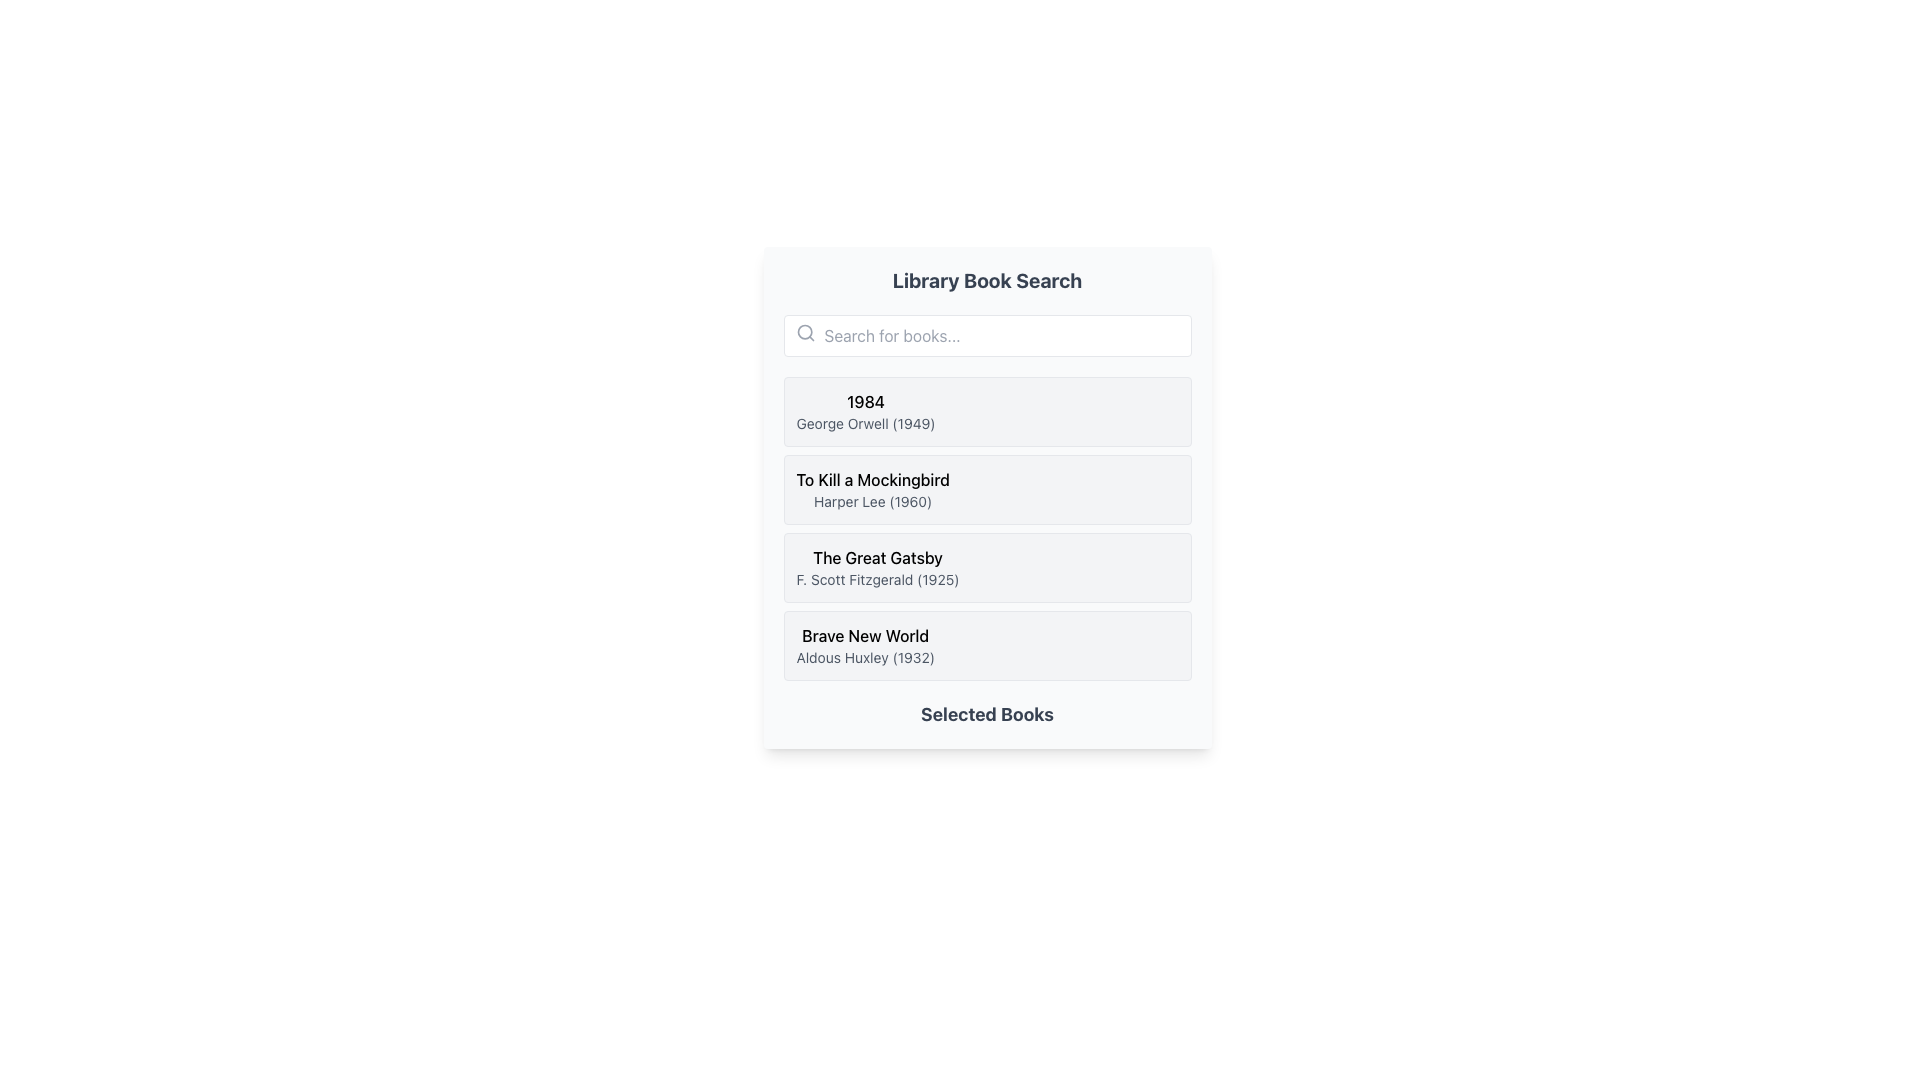  What do you see at coordinates (866, 411) in the screenshot?
I see `the text display for the book '1984' by George Orwell` at bounding box center [866, 411].